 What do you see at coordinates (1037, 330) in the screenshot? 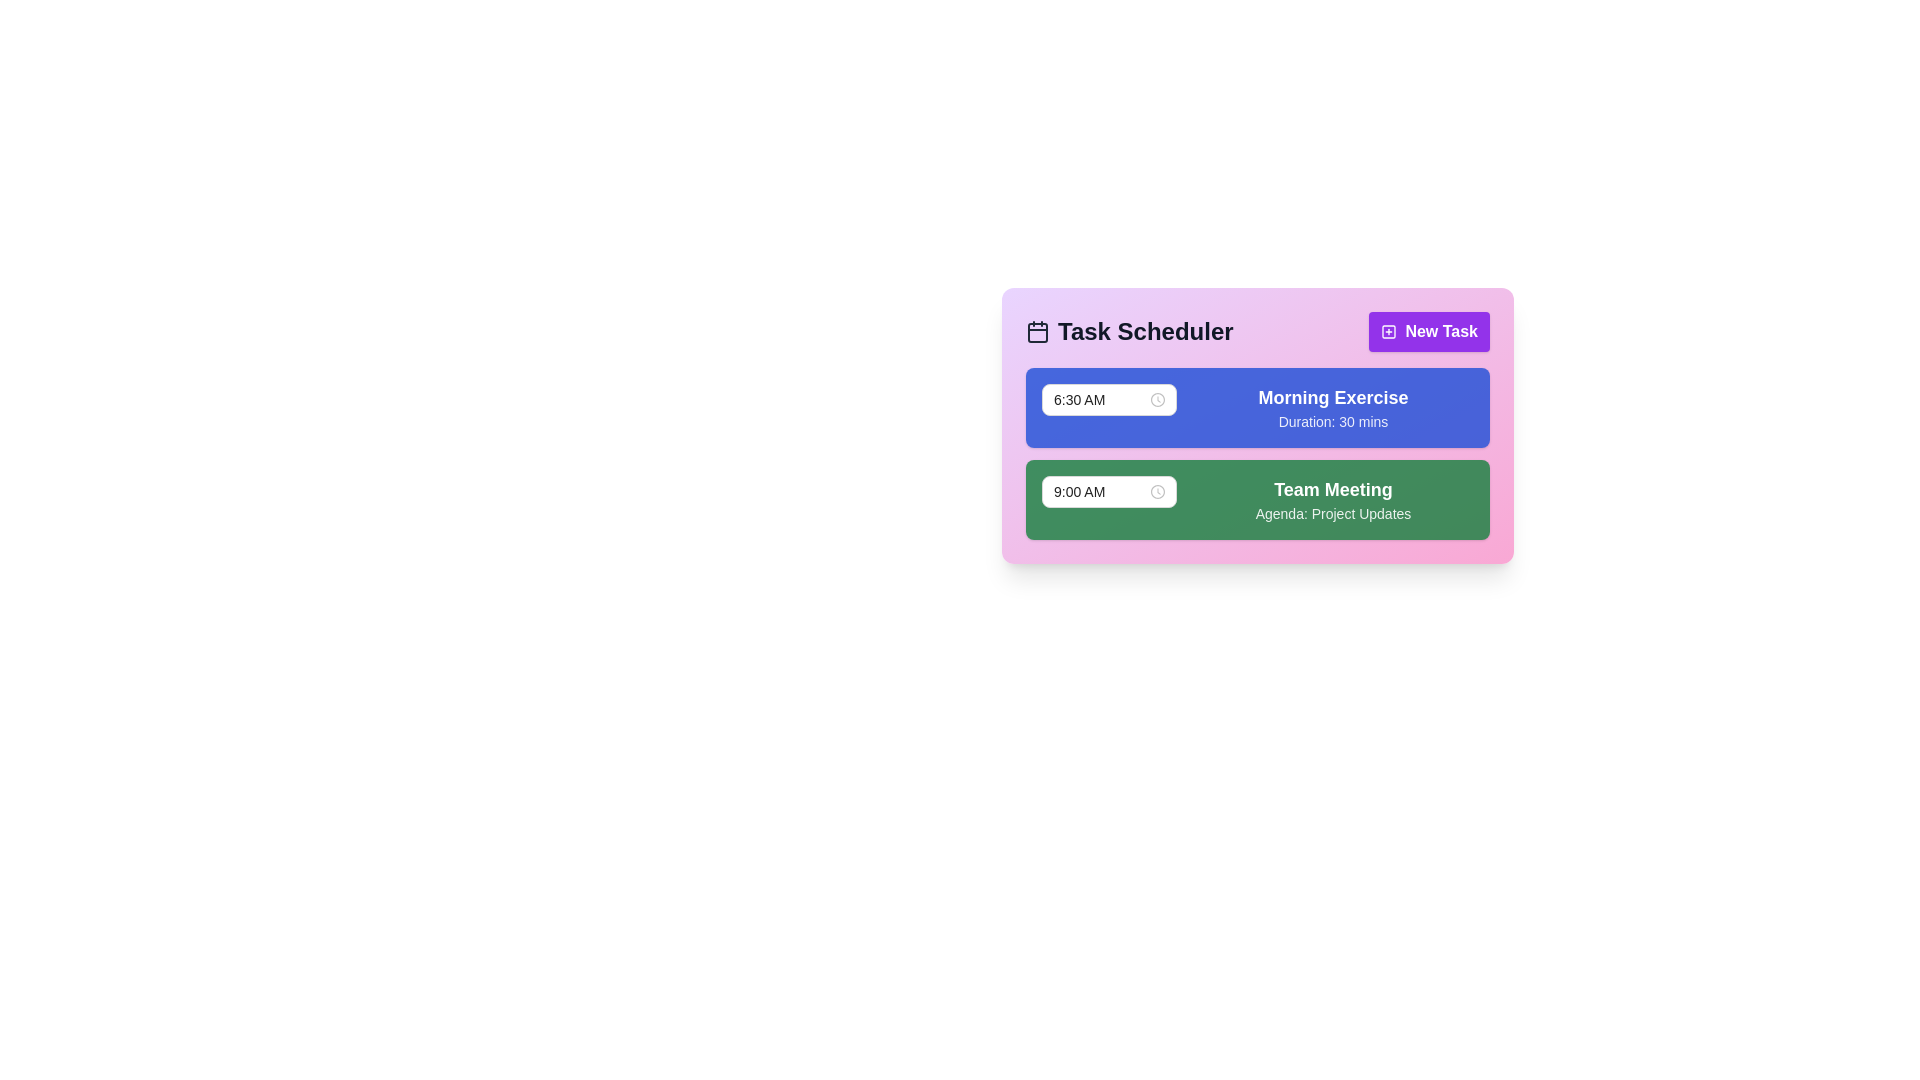
I see `the scheduling task icon located in the top-left corner of the Task Scheduler component, aligned horizontally with the title text 'Task Scheduler'` at bounding box center [1037, 330].